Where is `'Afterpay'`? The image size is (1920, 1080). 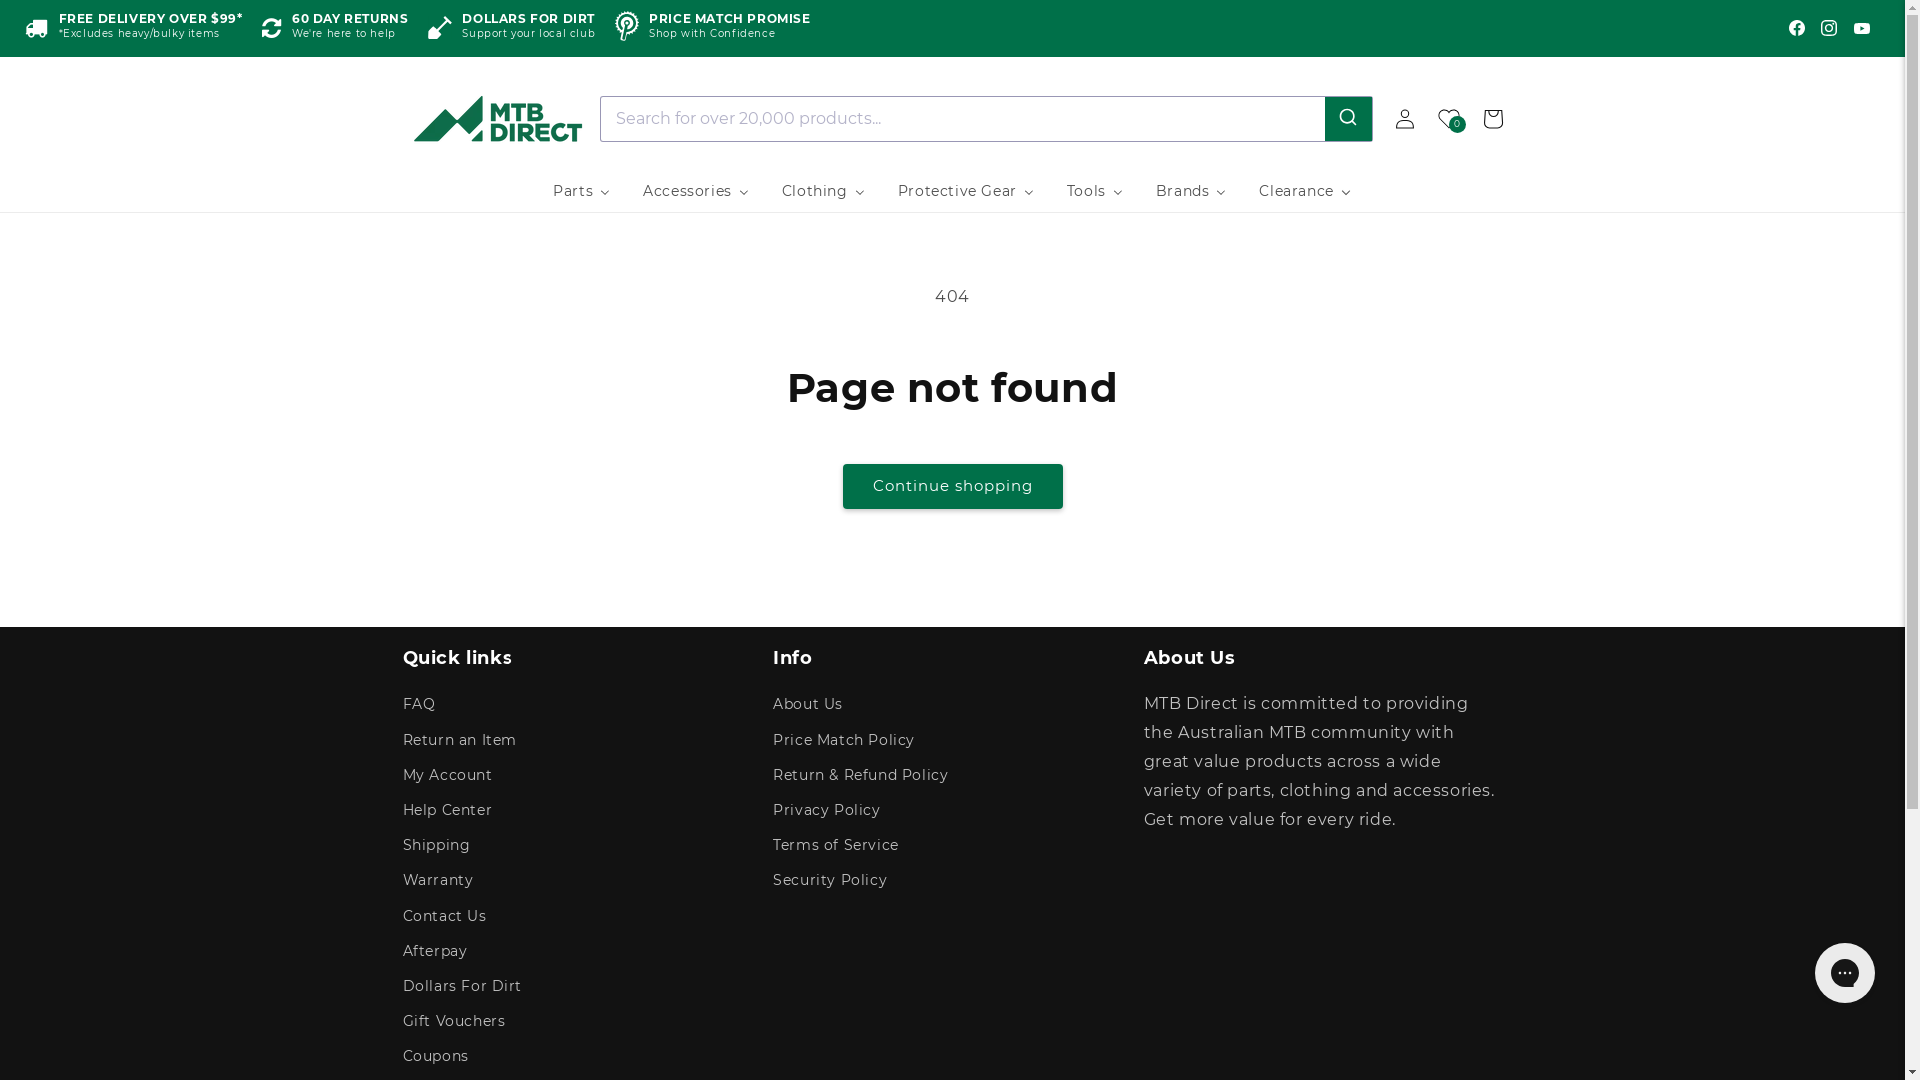 'Afterpay' is located at coordinates (433, 950).